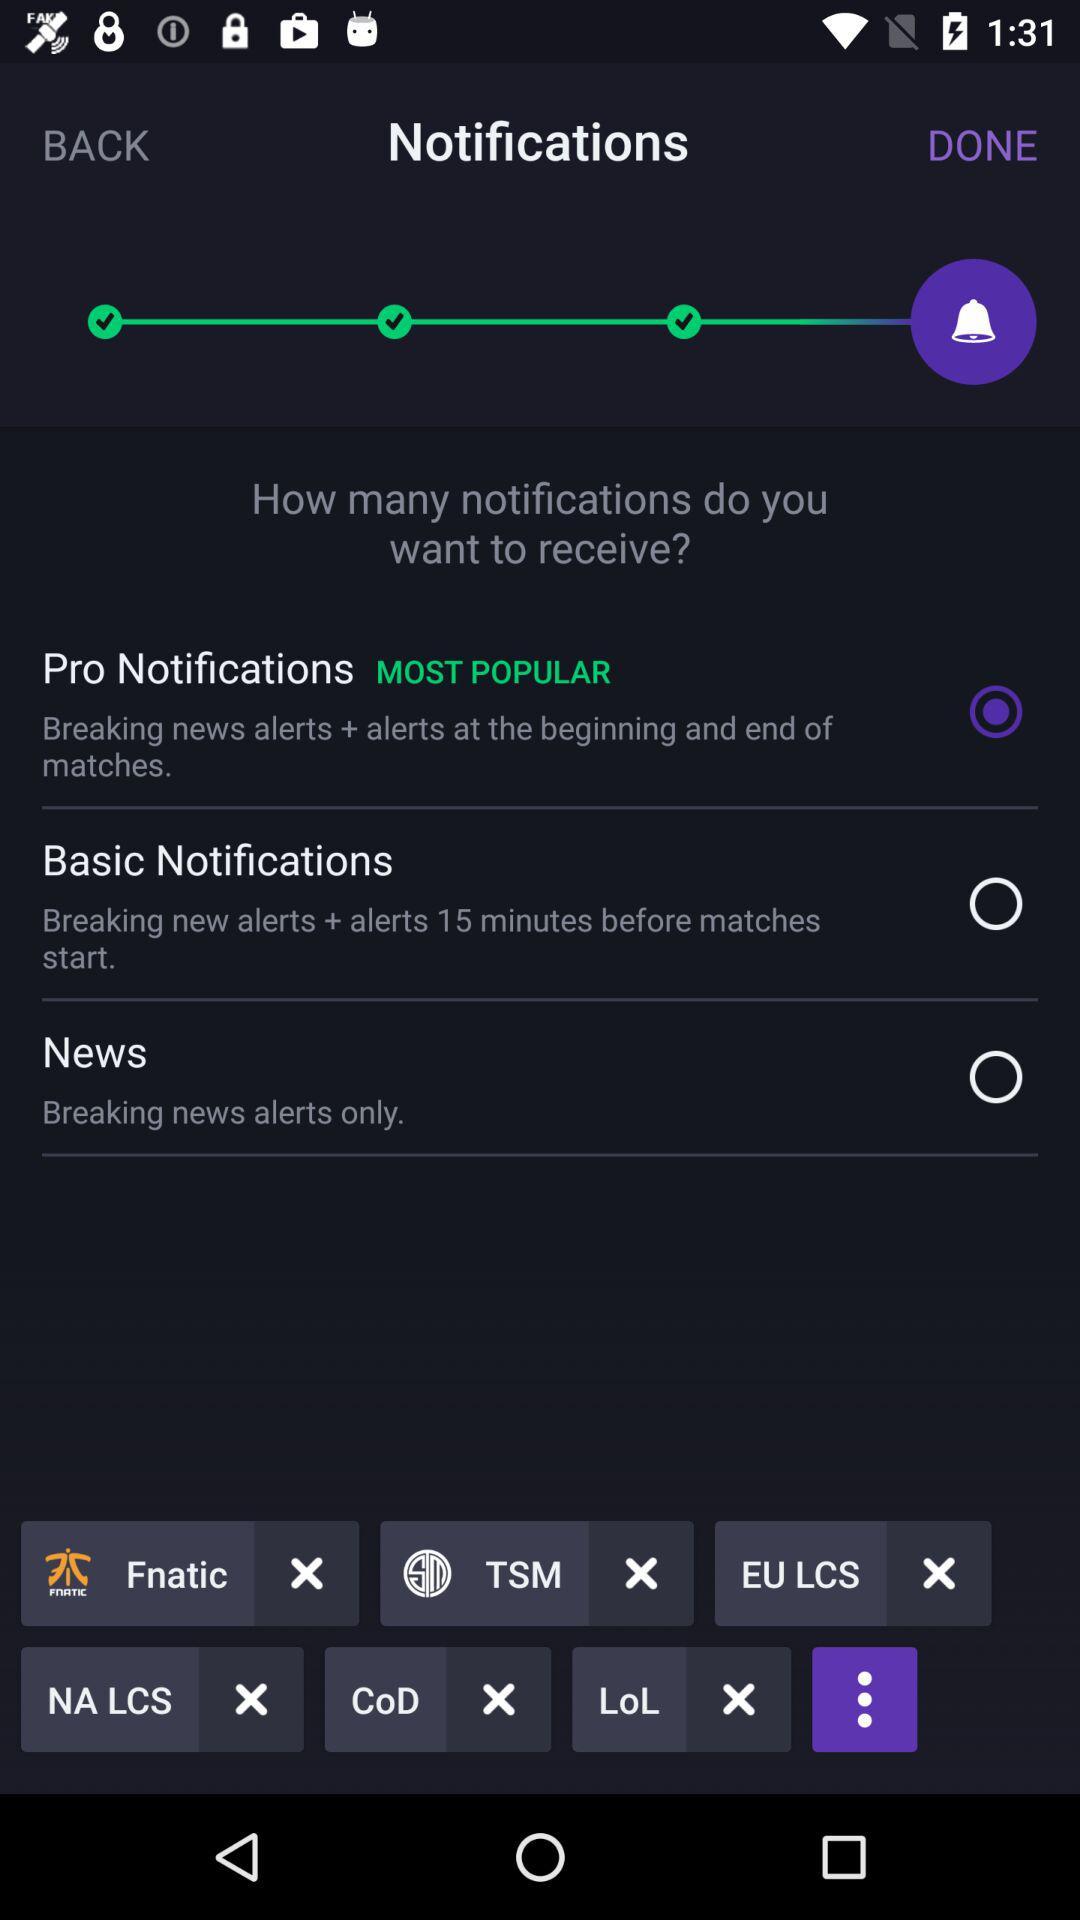  I want to click on icon next to the notifications item, so click(95, 143).